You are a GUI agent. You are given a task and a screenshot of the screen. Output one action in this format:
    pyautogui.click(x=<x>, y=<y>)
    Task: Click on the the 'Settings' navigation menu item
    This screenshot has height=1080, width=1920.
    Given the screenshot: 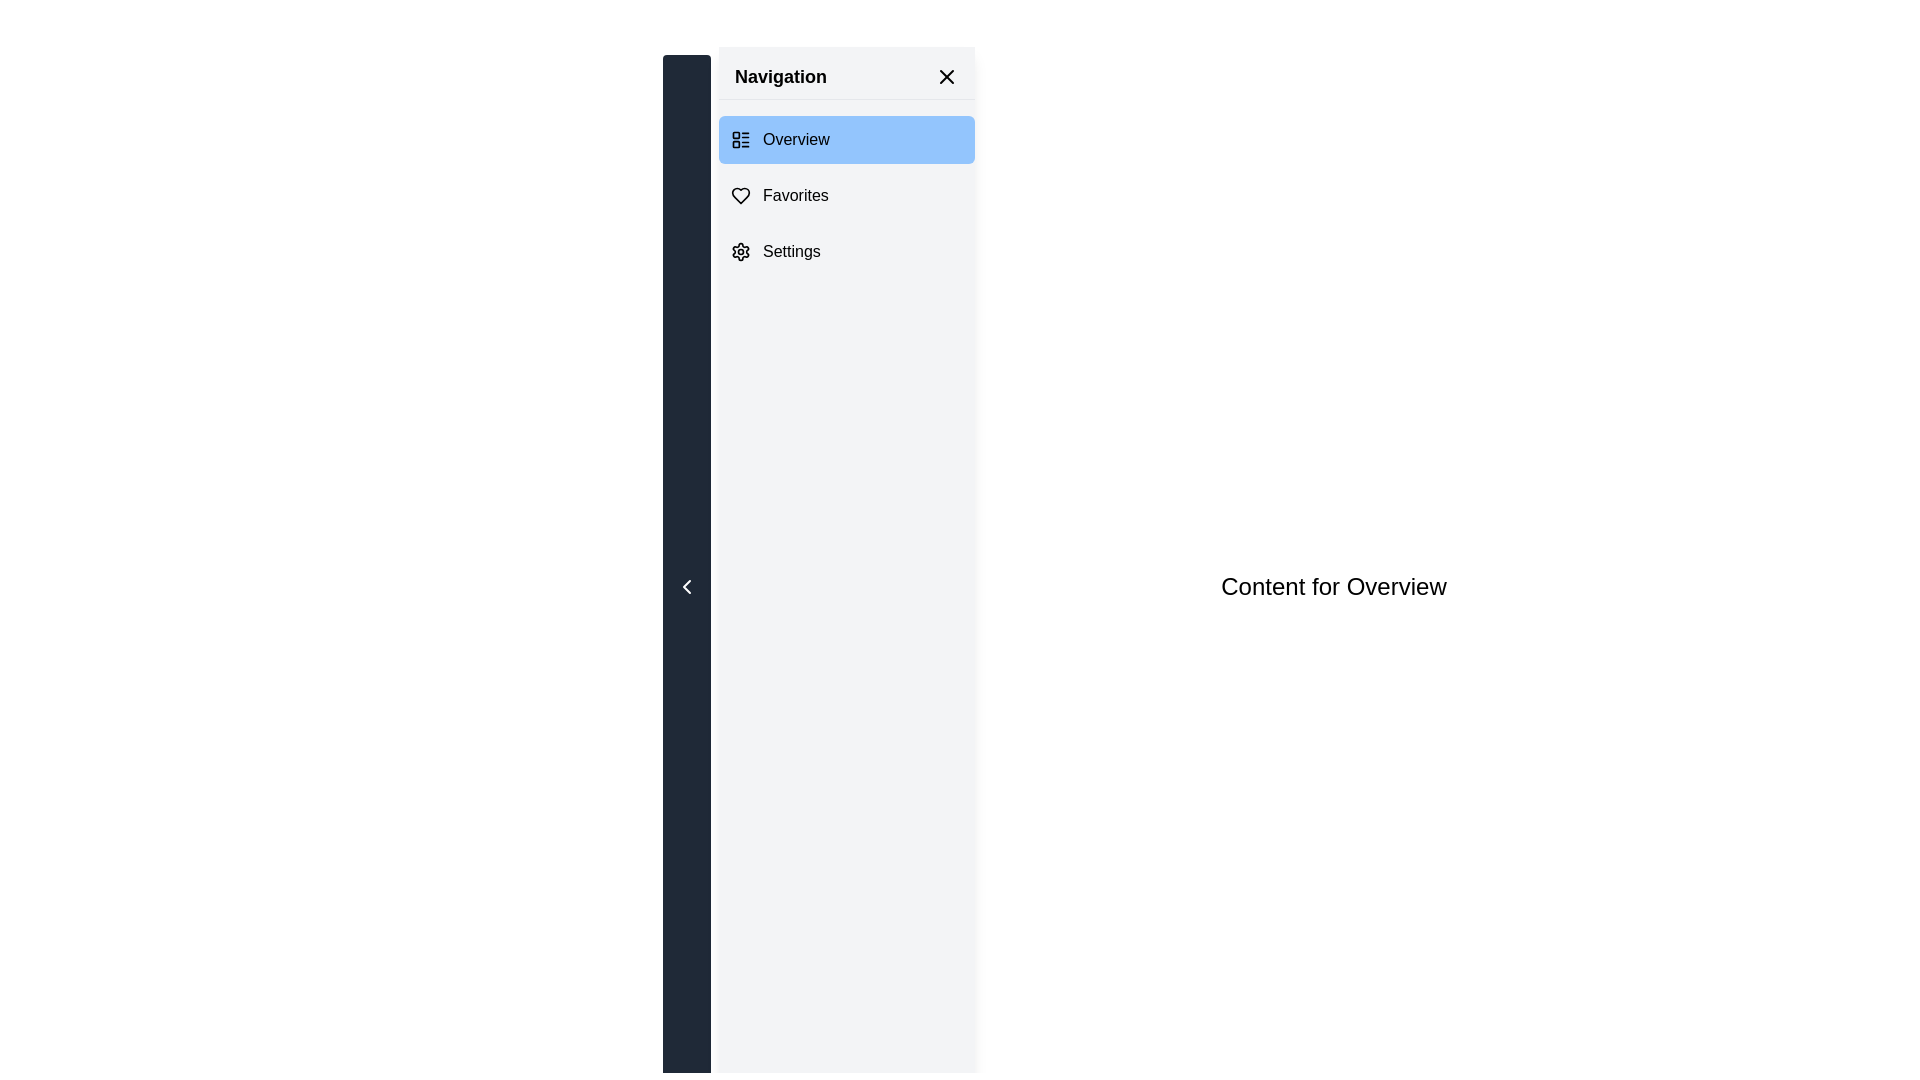 What is the action you would take?
    pyautogui.click(x=846, y=250)
    